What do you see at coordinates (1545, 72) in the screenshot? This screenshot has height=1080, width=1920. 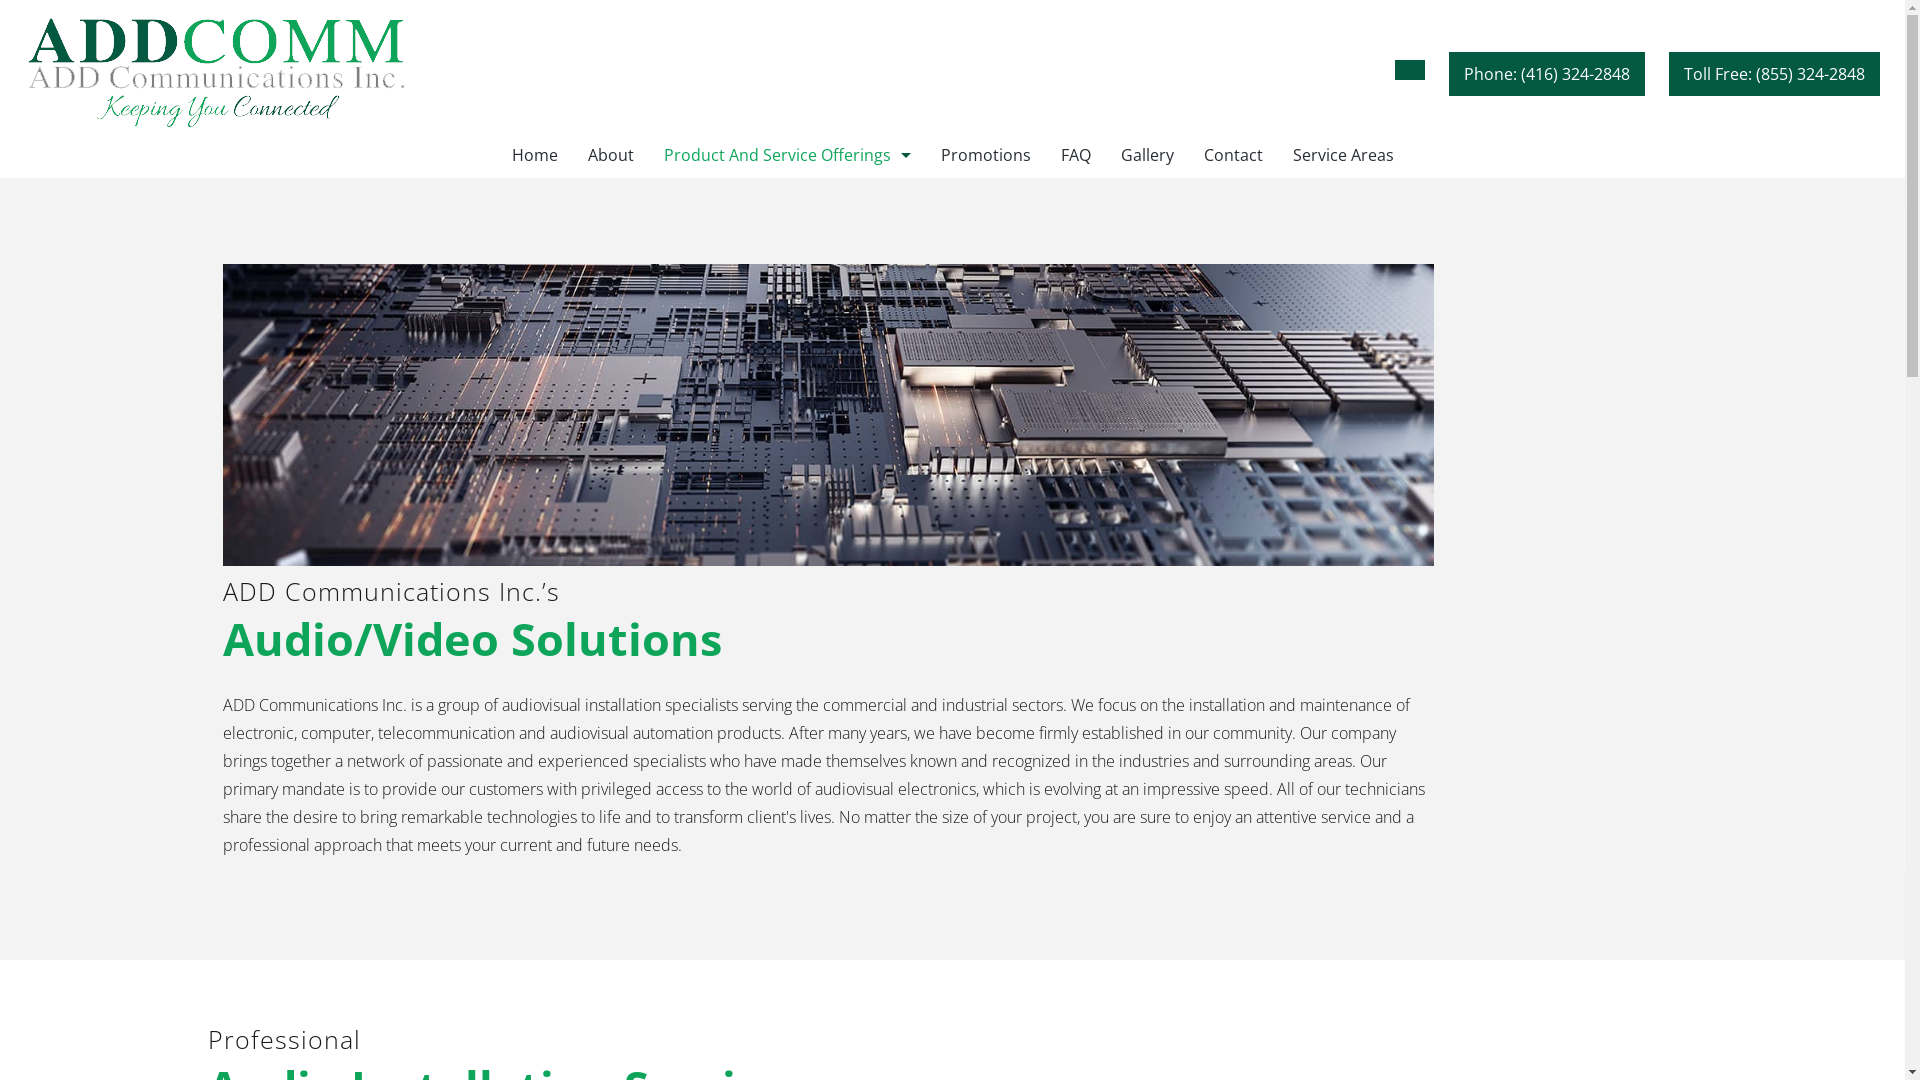 I see `'Phone: (416) 324-2848'` at bounding box center [1545, 72].